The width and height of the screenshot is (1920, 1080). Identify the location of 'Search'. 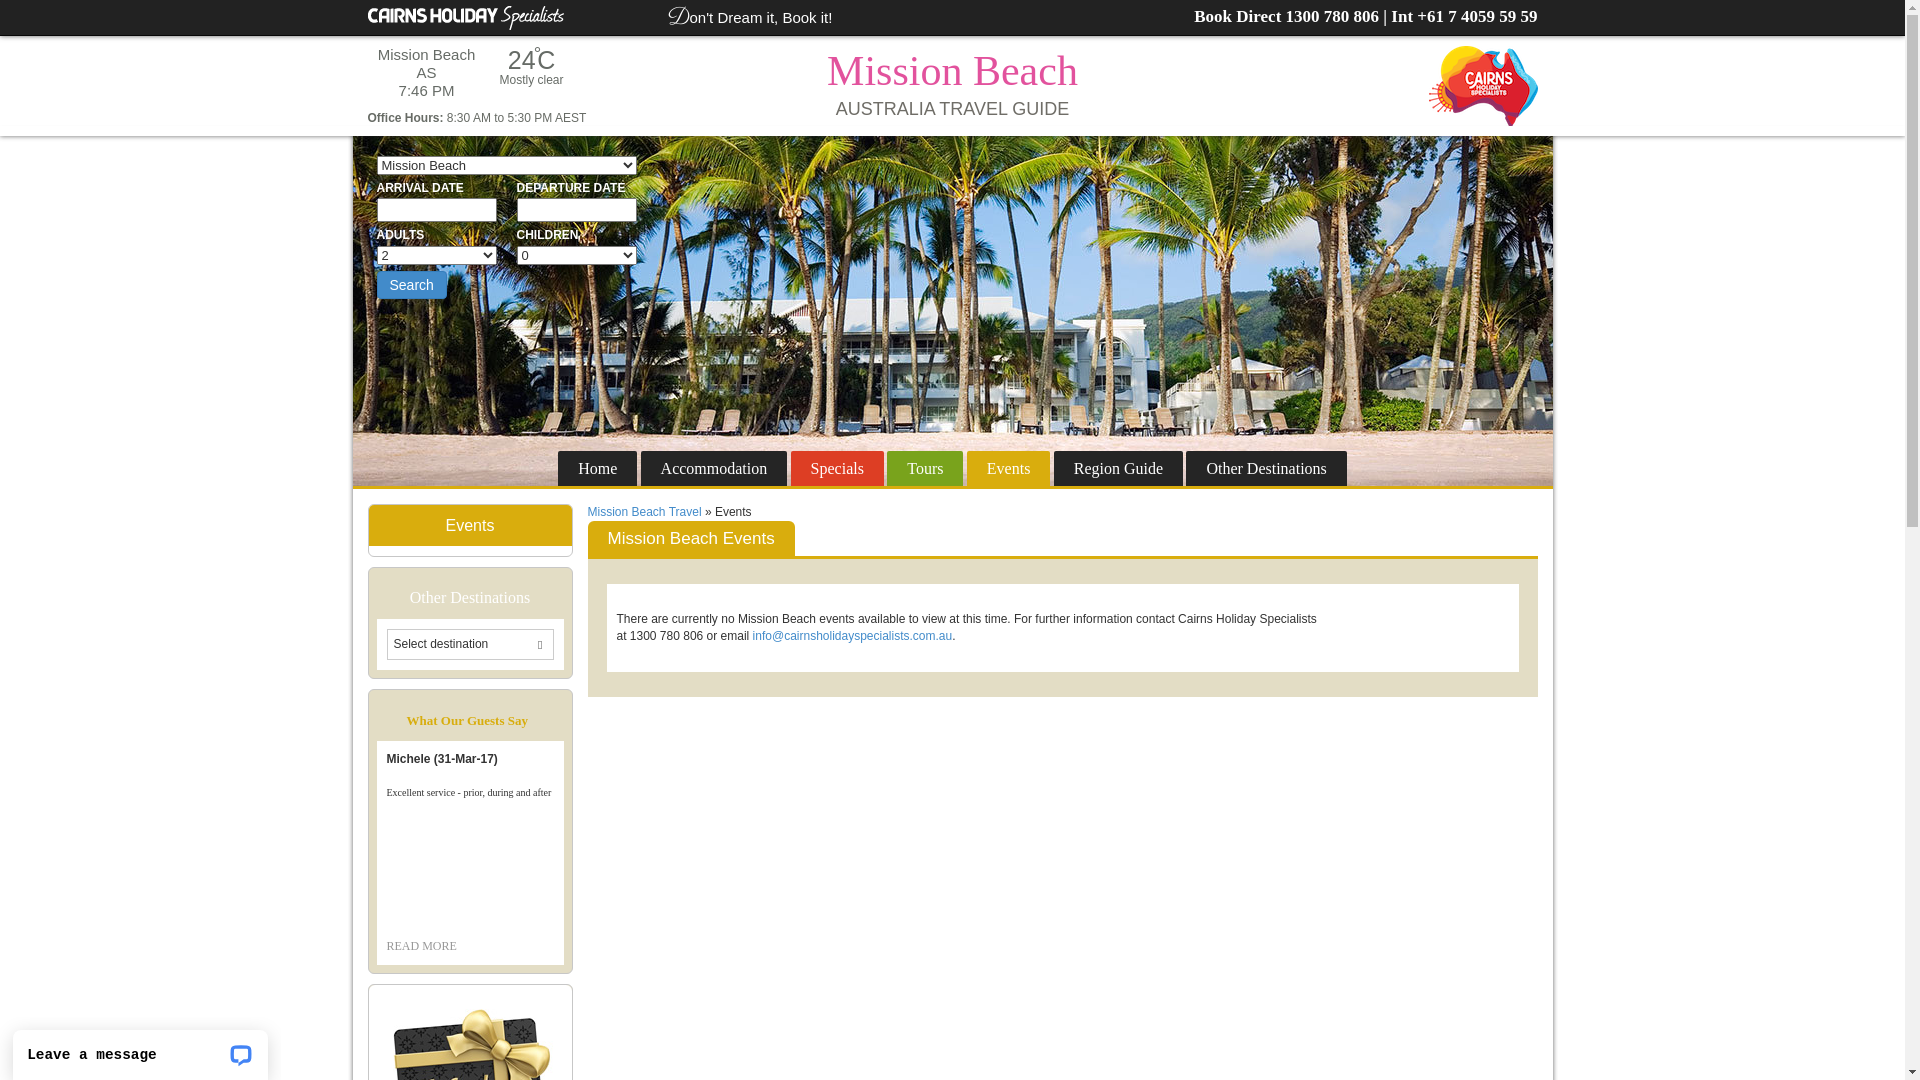
(375, 285).